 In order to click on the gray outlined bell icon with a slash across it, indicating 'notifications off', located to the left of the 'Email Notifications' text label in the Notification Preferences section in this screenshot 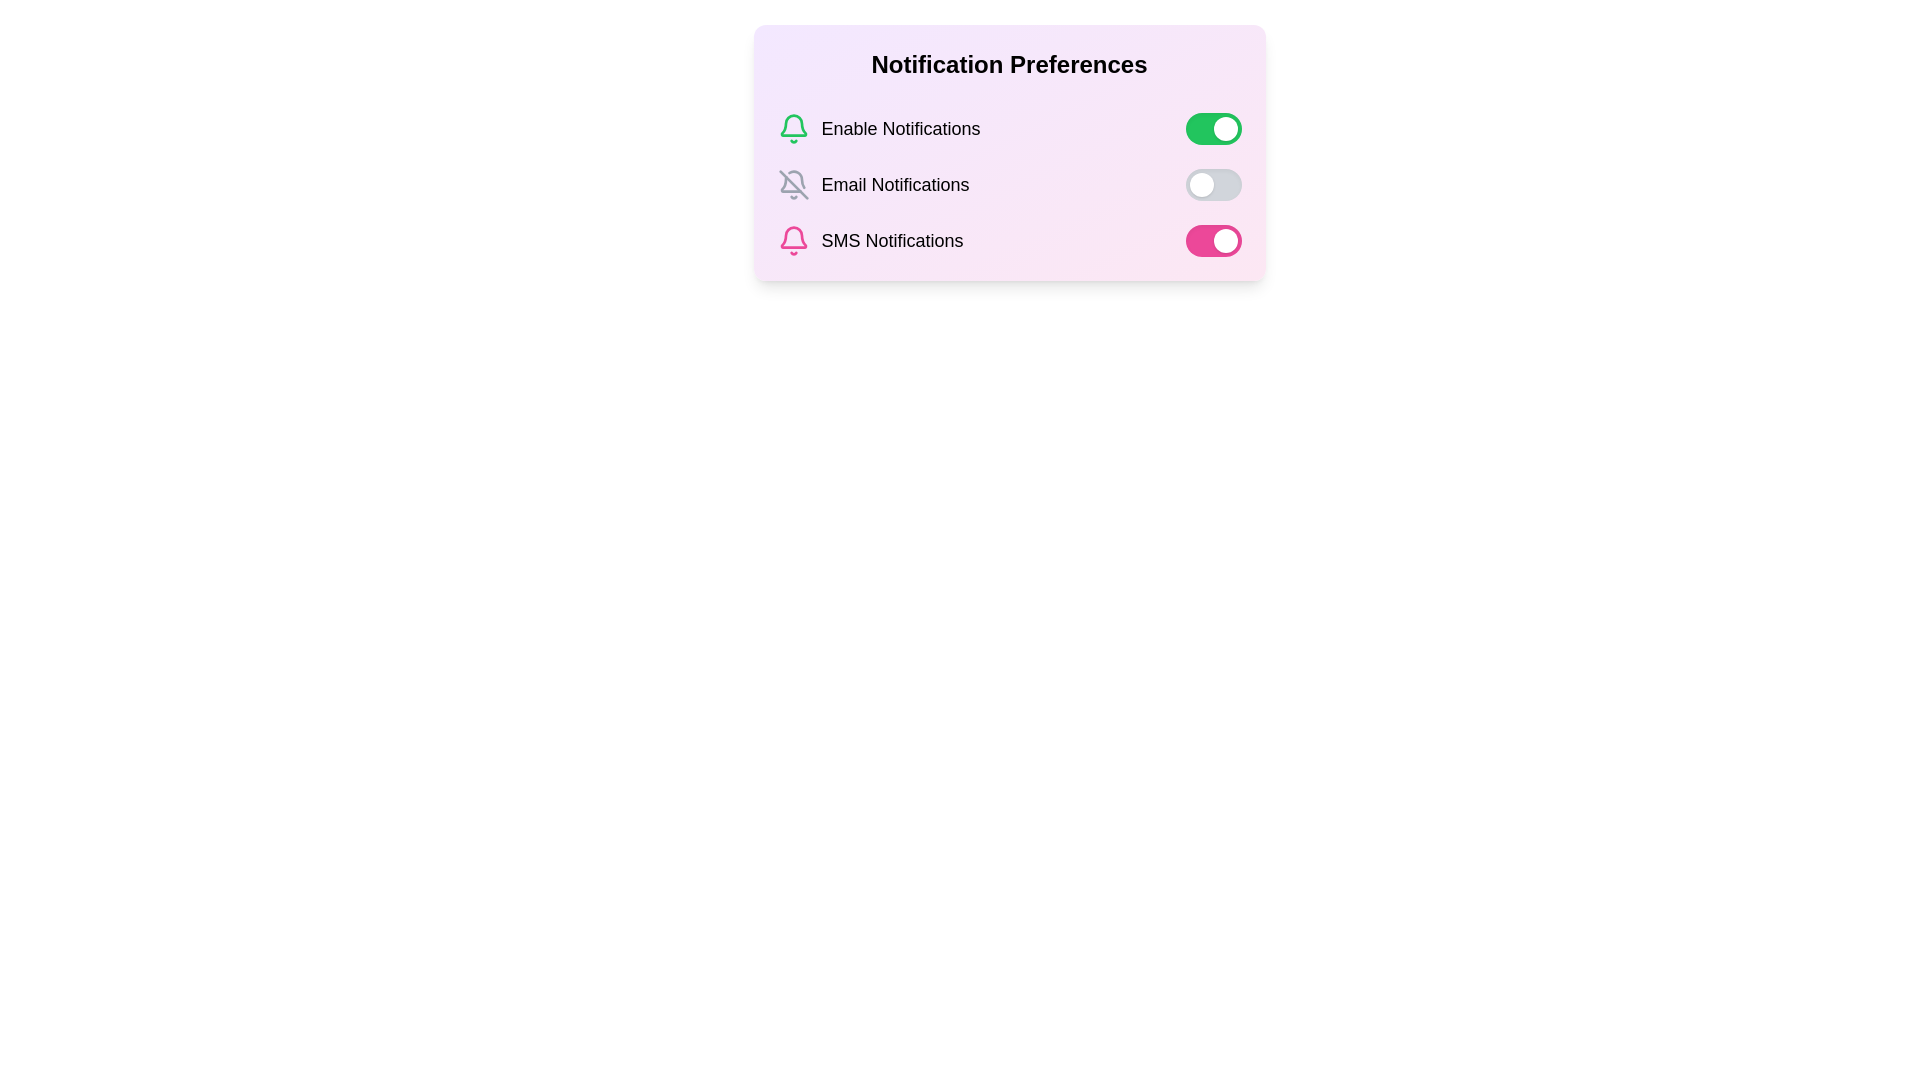, I will do `click(792, 185)`.